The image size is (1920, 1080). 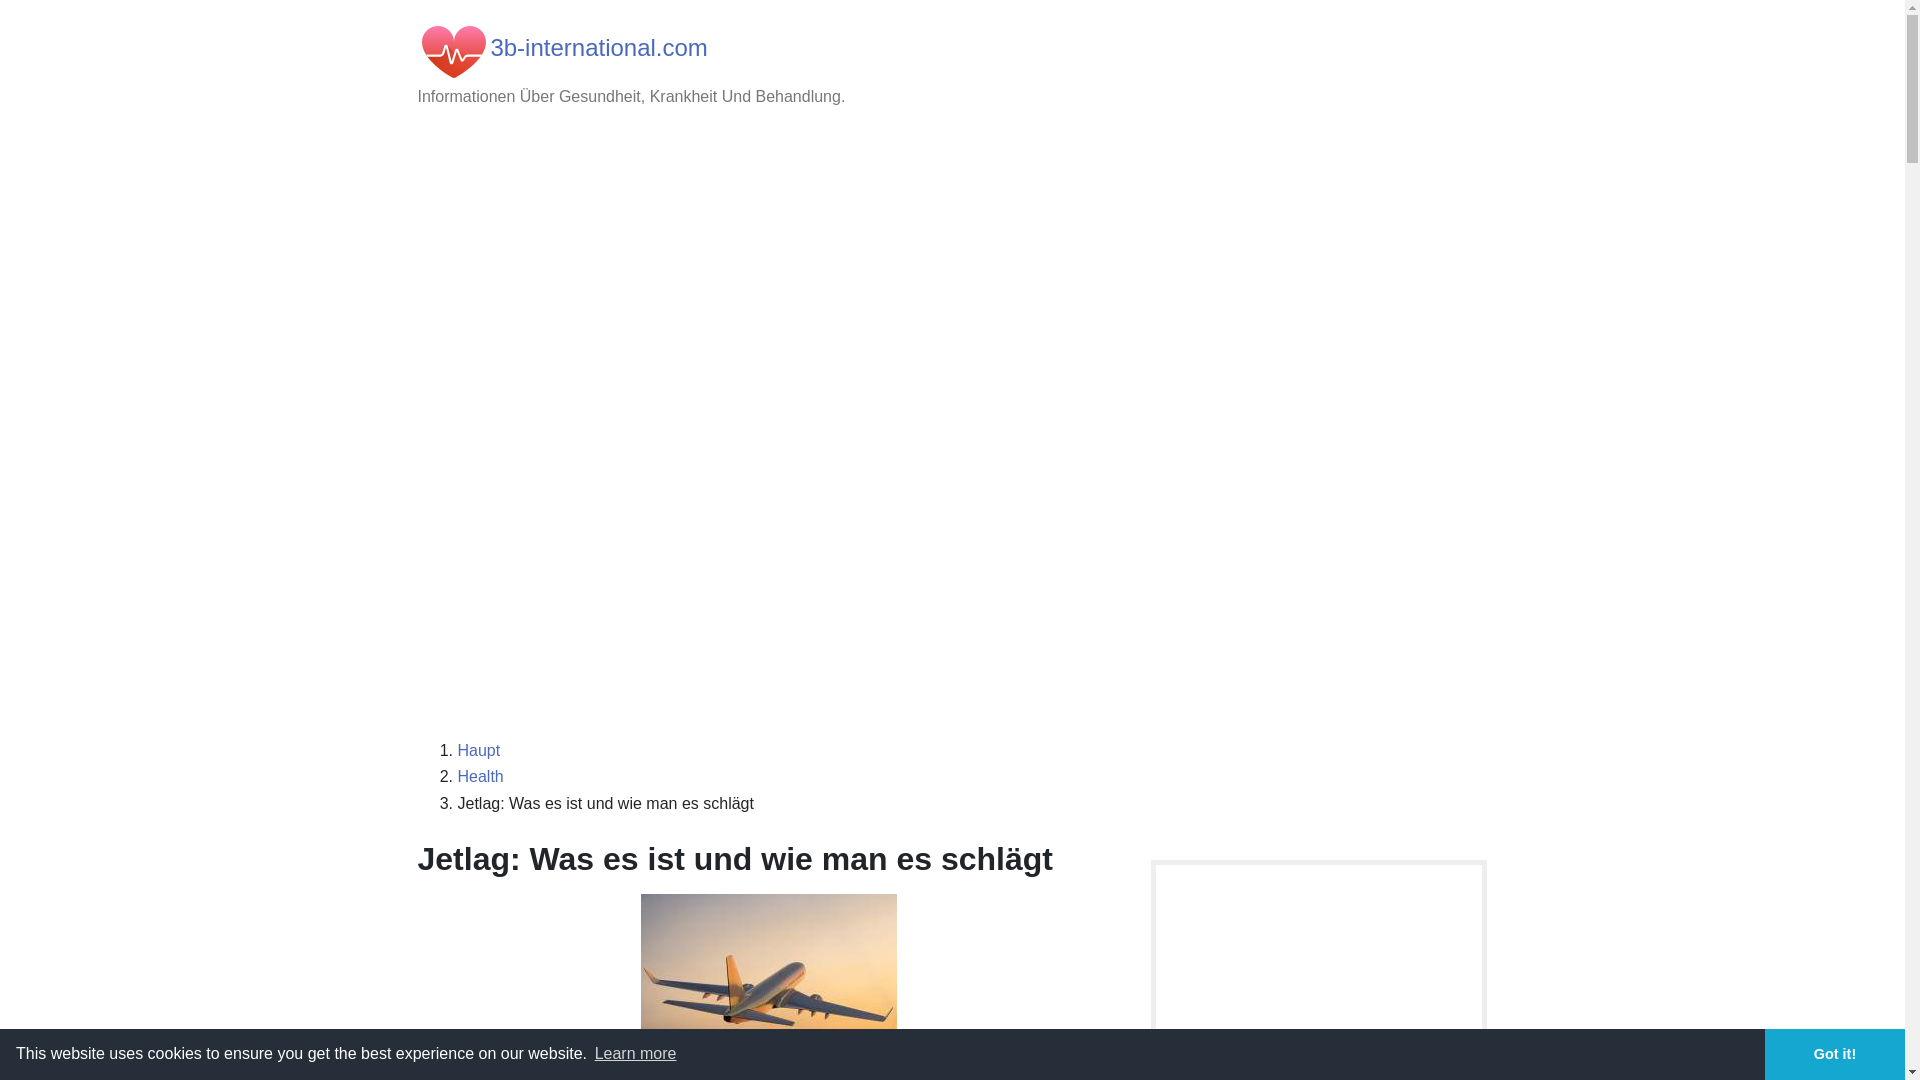 I want to click on 'Haupt', so click(x=478, y=750).